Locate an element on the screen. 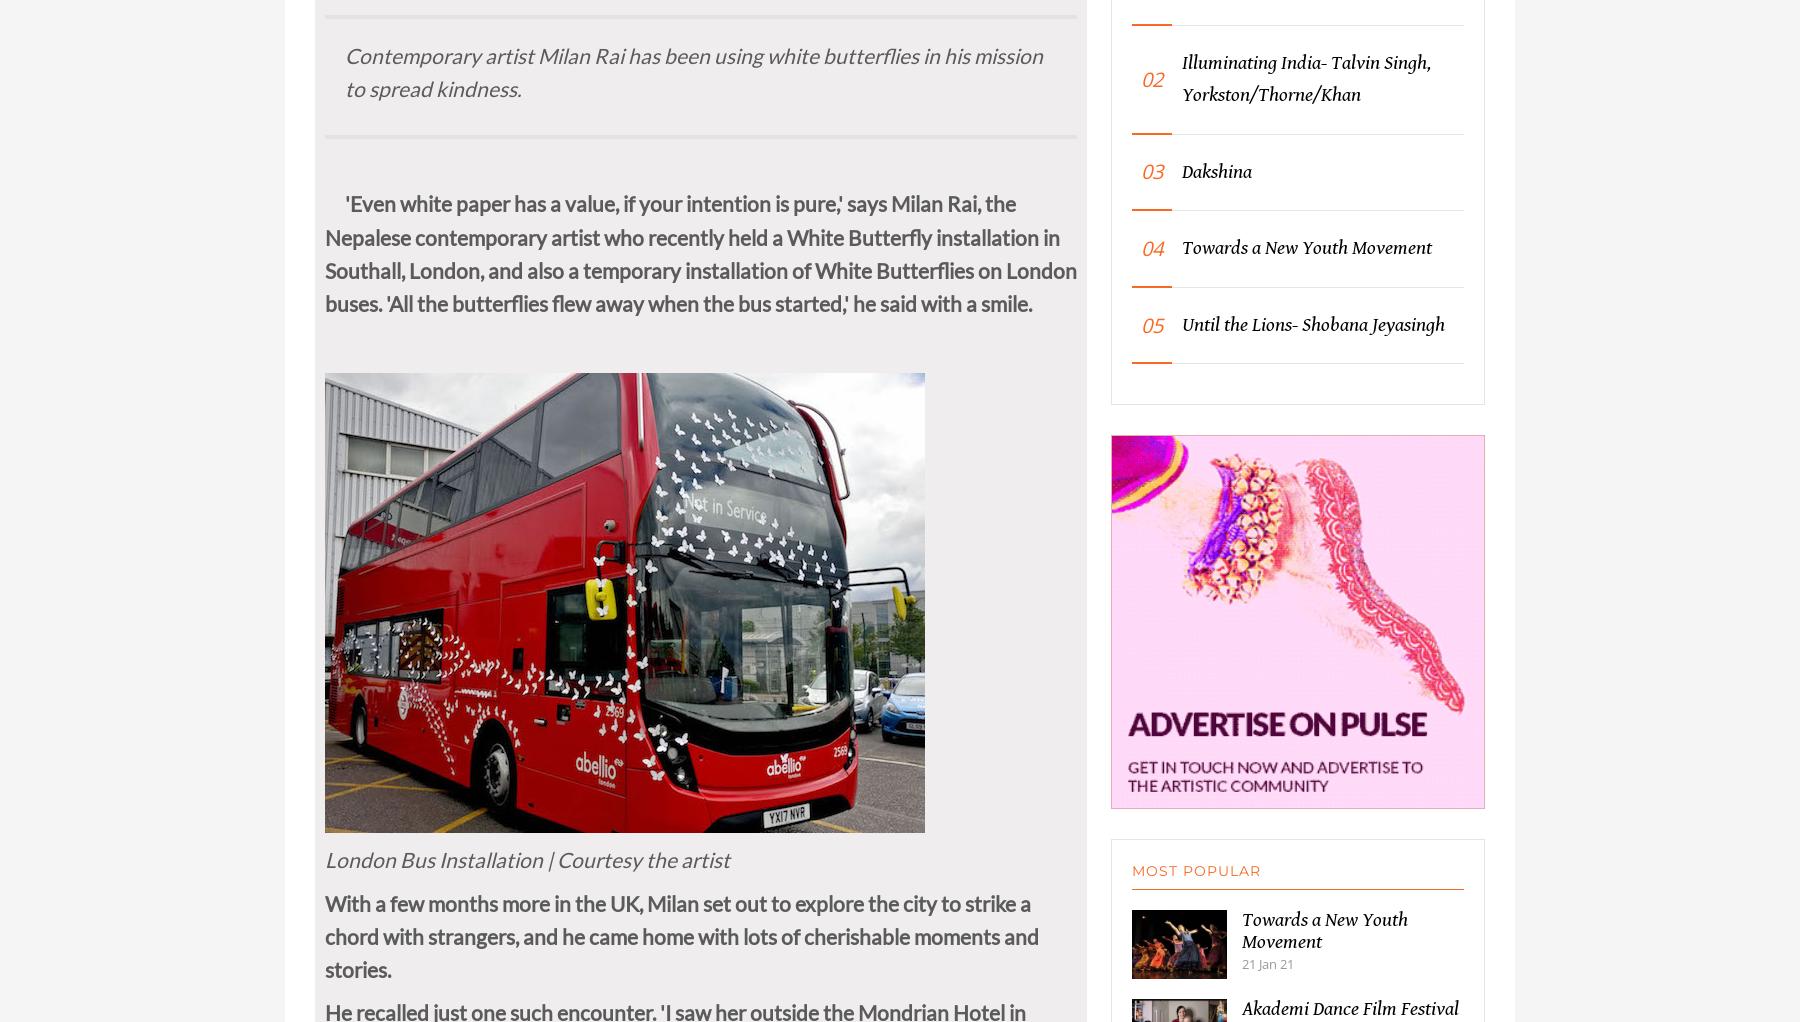 The width and height of the screenshot is (1800, 1022). 'Comments' is located at coordinates (435, 10).